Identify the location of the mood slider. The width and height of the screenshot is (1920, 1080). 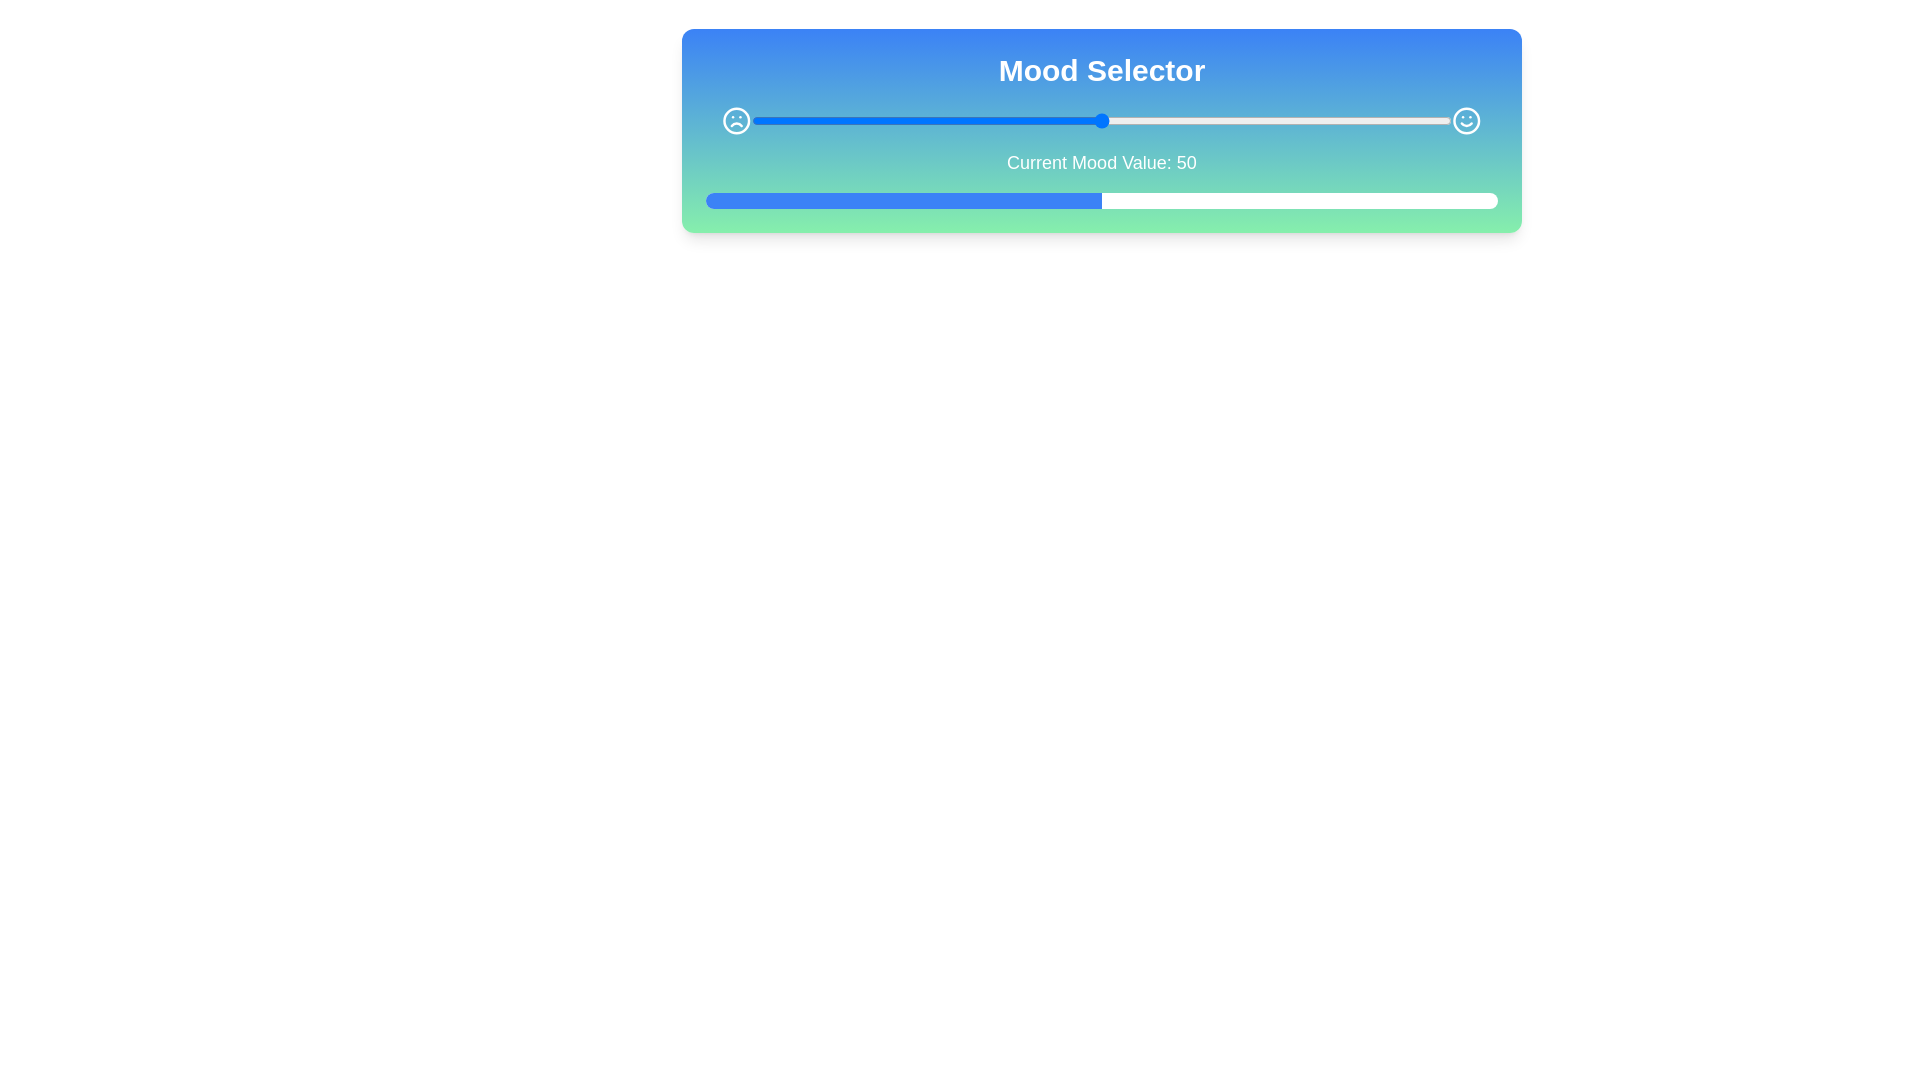
(835, 120).